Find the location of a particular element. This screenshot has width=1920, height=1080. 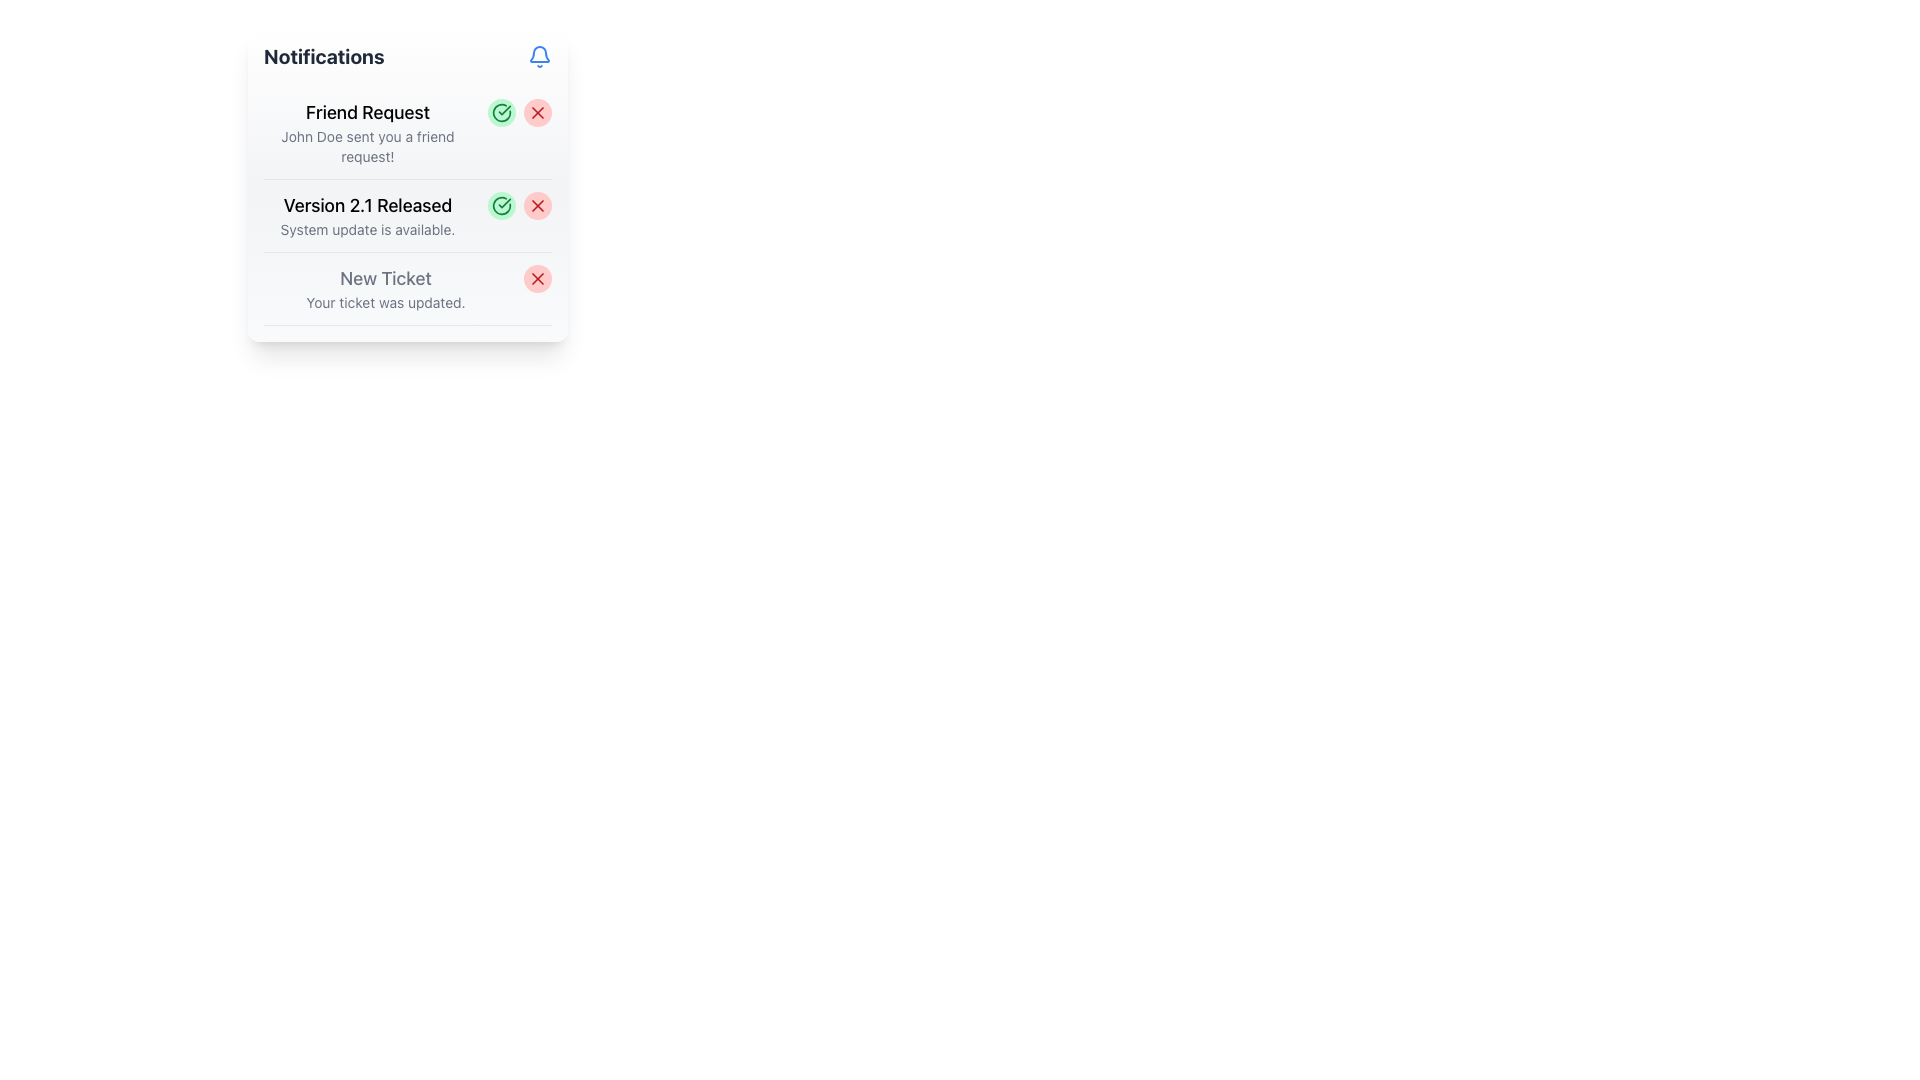

the red close icon button styled as an 'X' character located in the 'New Ticket' notification card is located at coordinates (537, 278).